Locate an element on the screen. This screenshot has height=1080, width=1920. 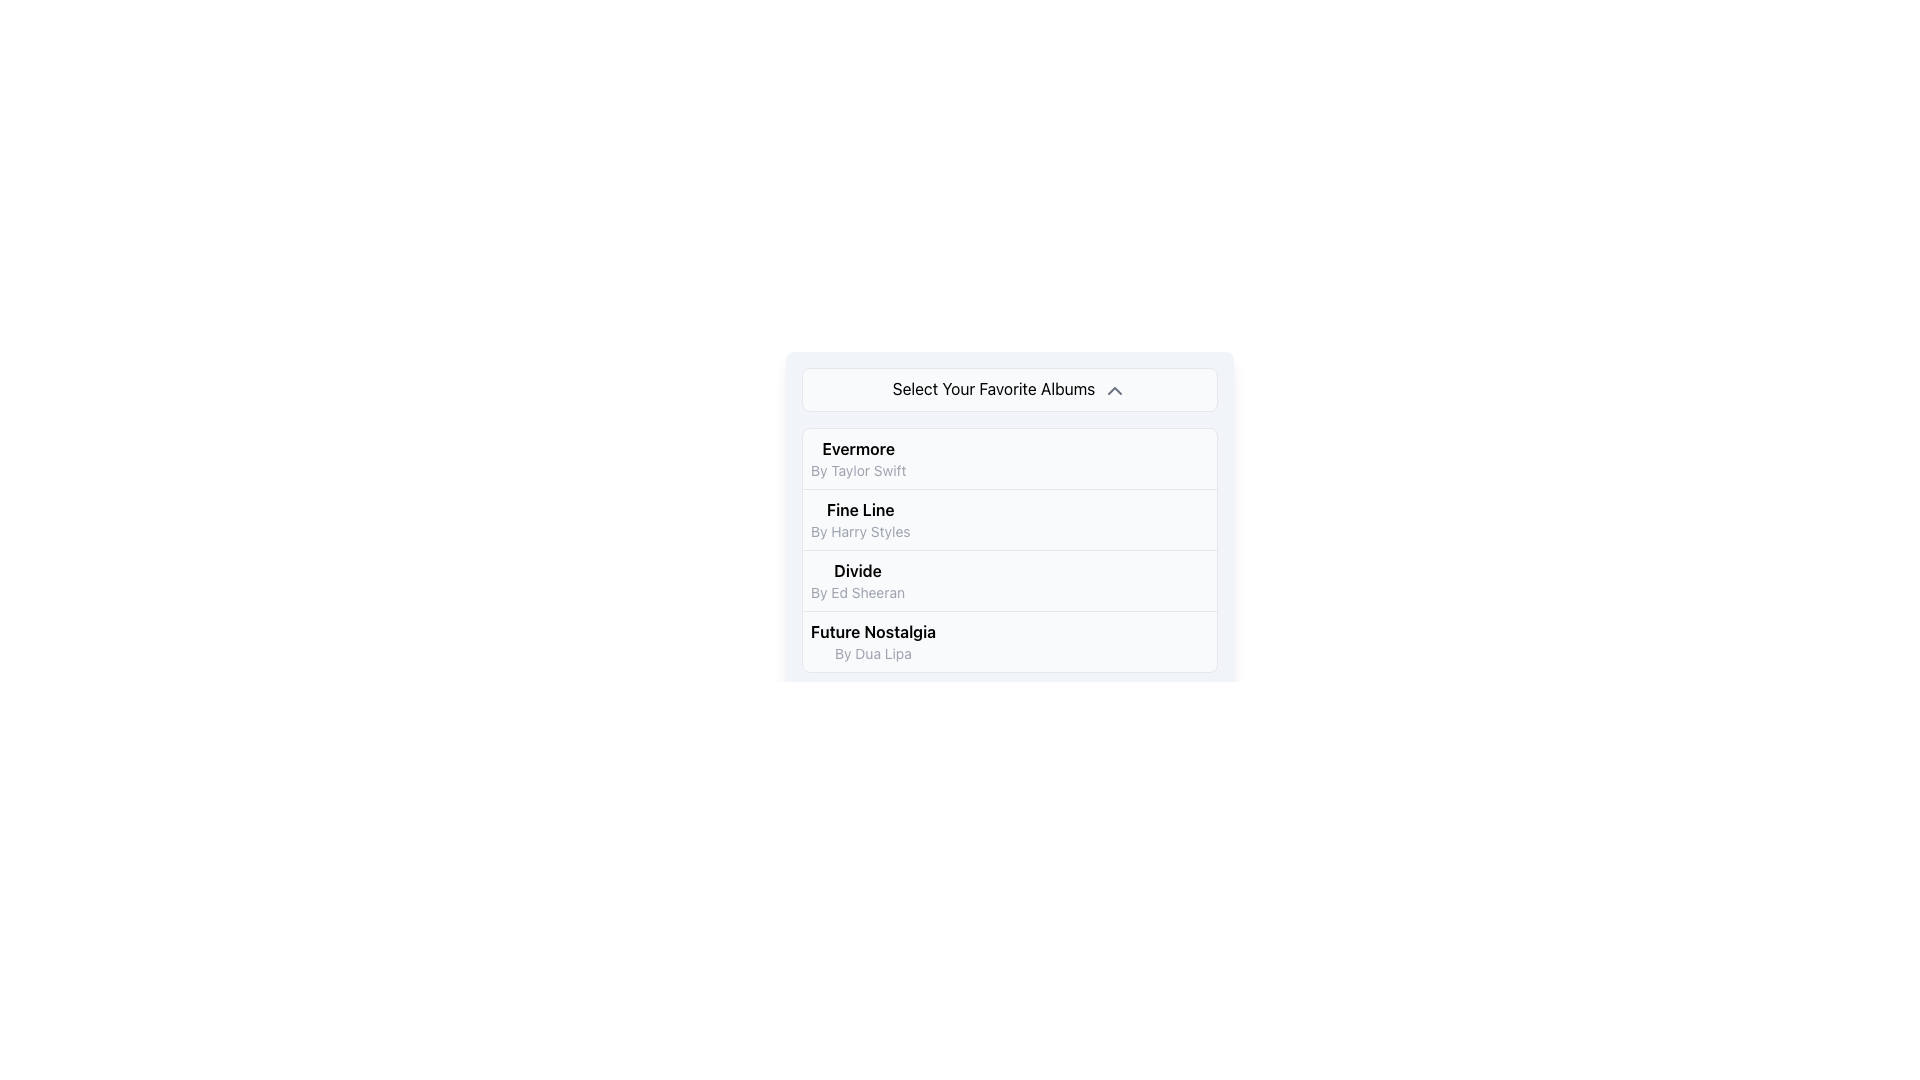
the fourth list item representing the album 'Future Nostalgia' by Dua Lipa is located at coordinates (1009, 640).